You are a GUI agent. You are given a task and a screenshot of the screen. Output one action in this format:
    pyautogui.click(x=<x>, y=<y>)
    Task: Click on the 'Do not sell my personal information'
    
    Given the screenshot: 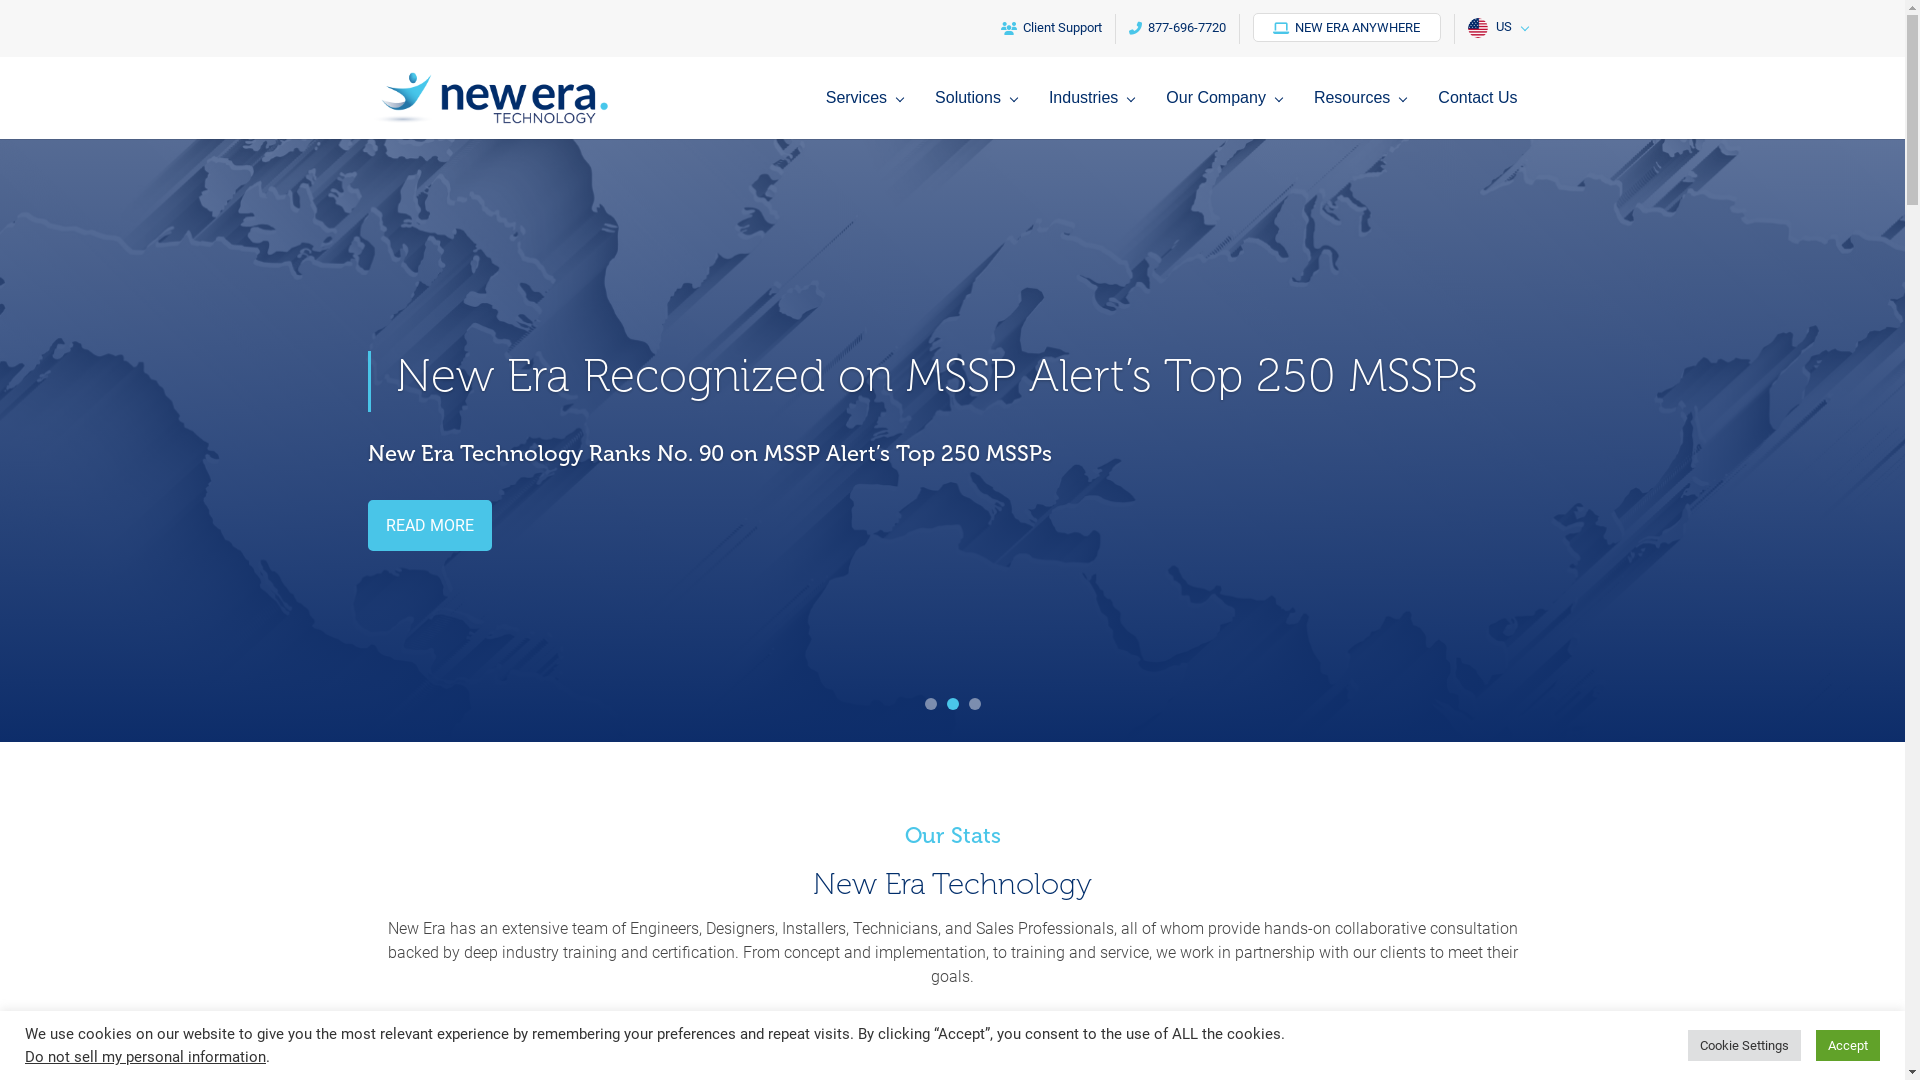 What is the action you would take?
    pyautogui.click(x=144, y=1055)
    